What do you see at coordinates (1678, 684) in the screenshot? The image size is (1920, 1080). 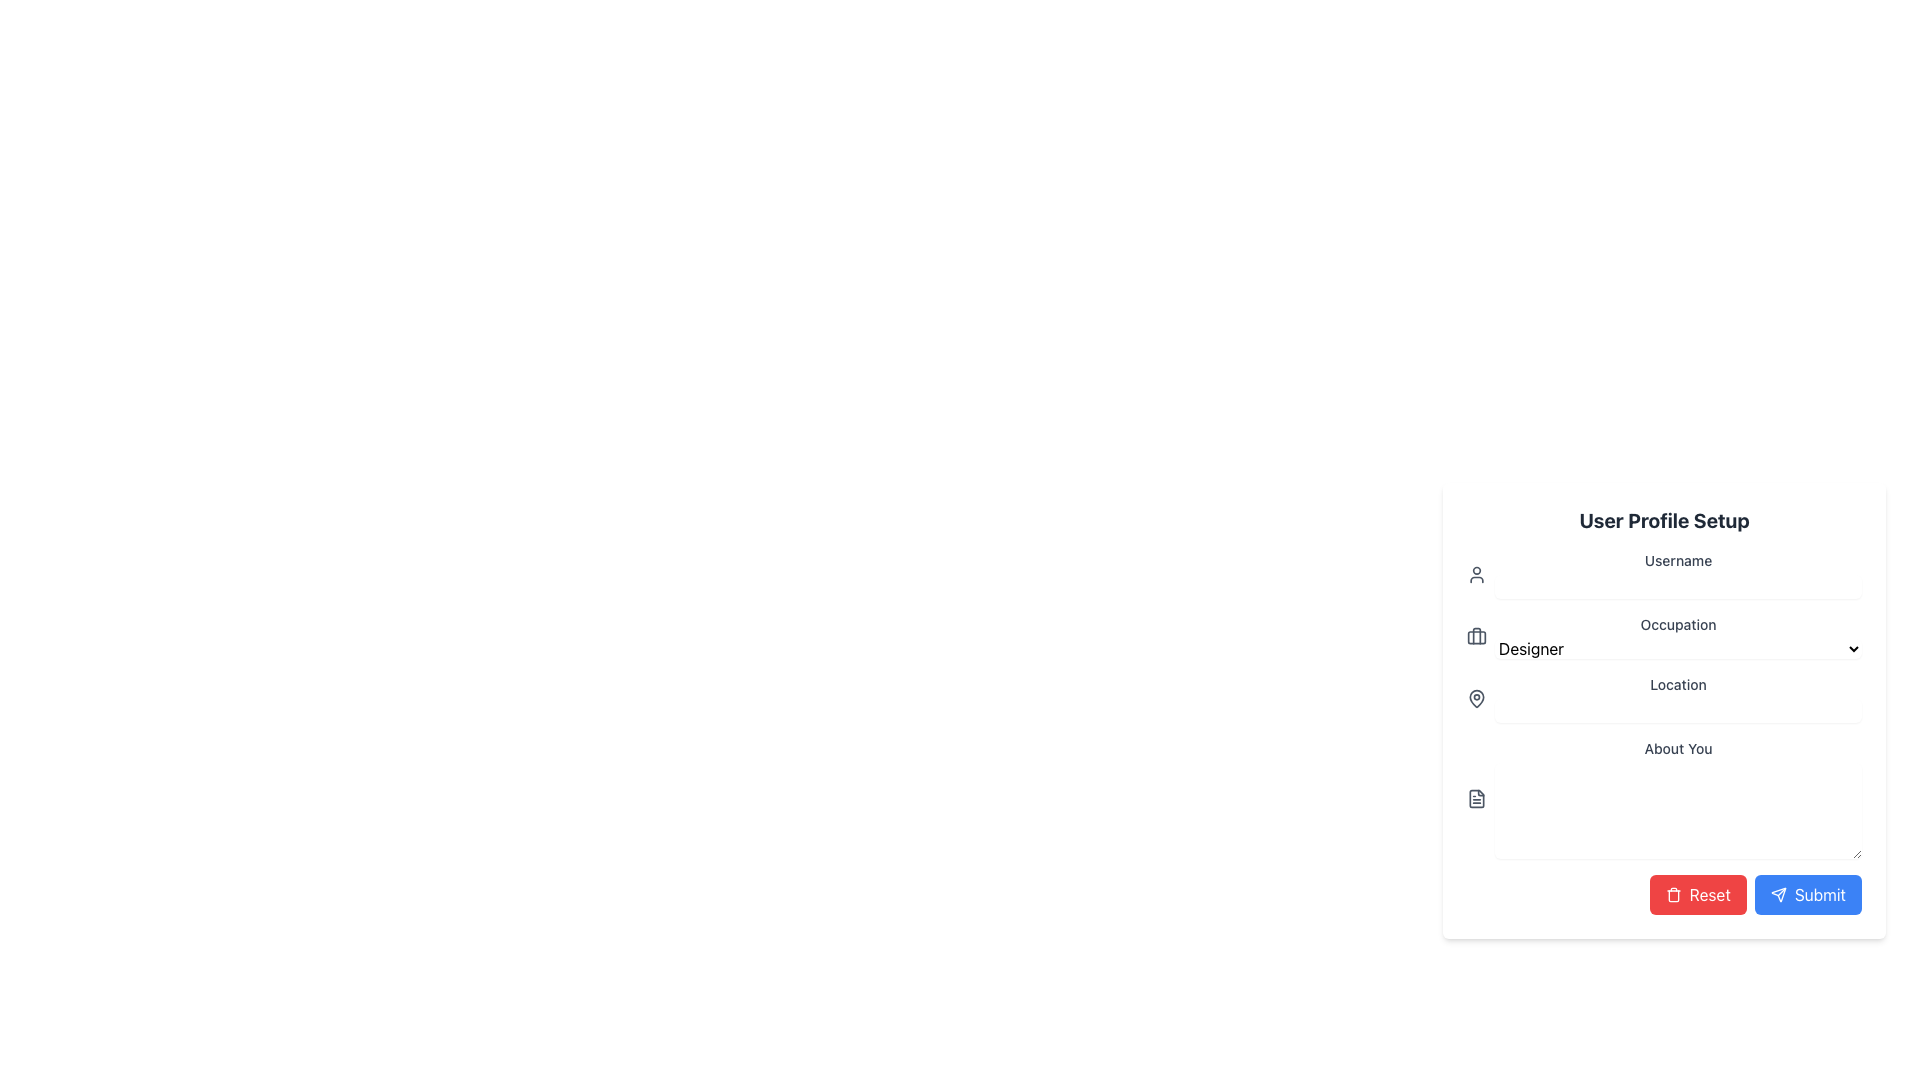 I see `the text label displaying 'Location', which is a small gray font descriptor for an adjacent input field, located below the 'Occupation' dropdown in the middle section of the form layout` at bounding box center [1678, 684].